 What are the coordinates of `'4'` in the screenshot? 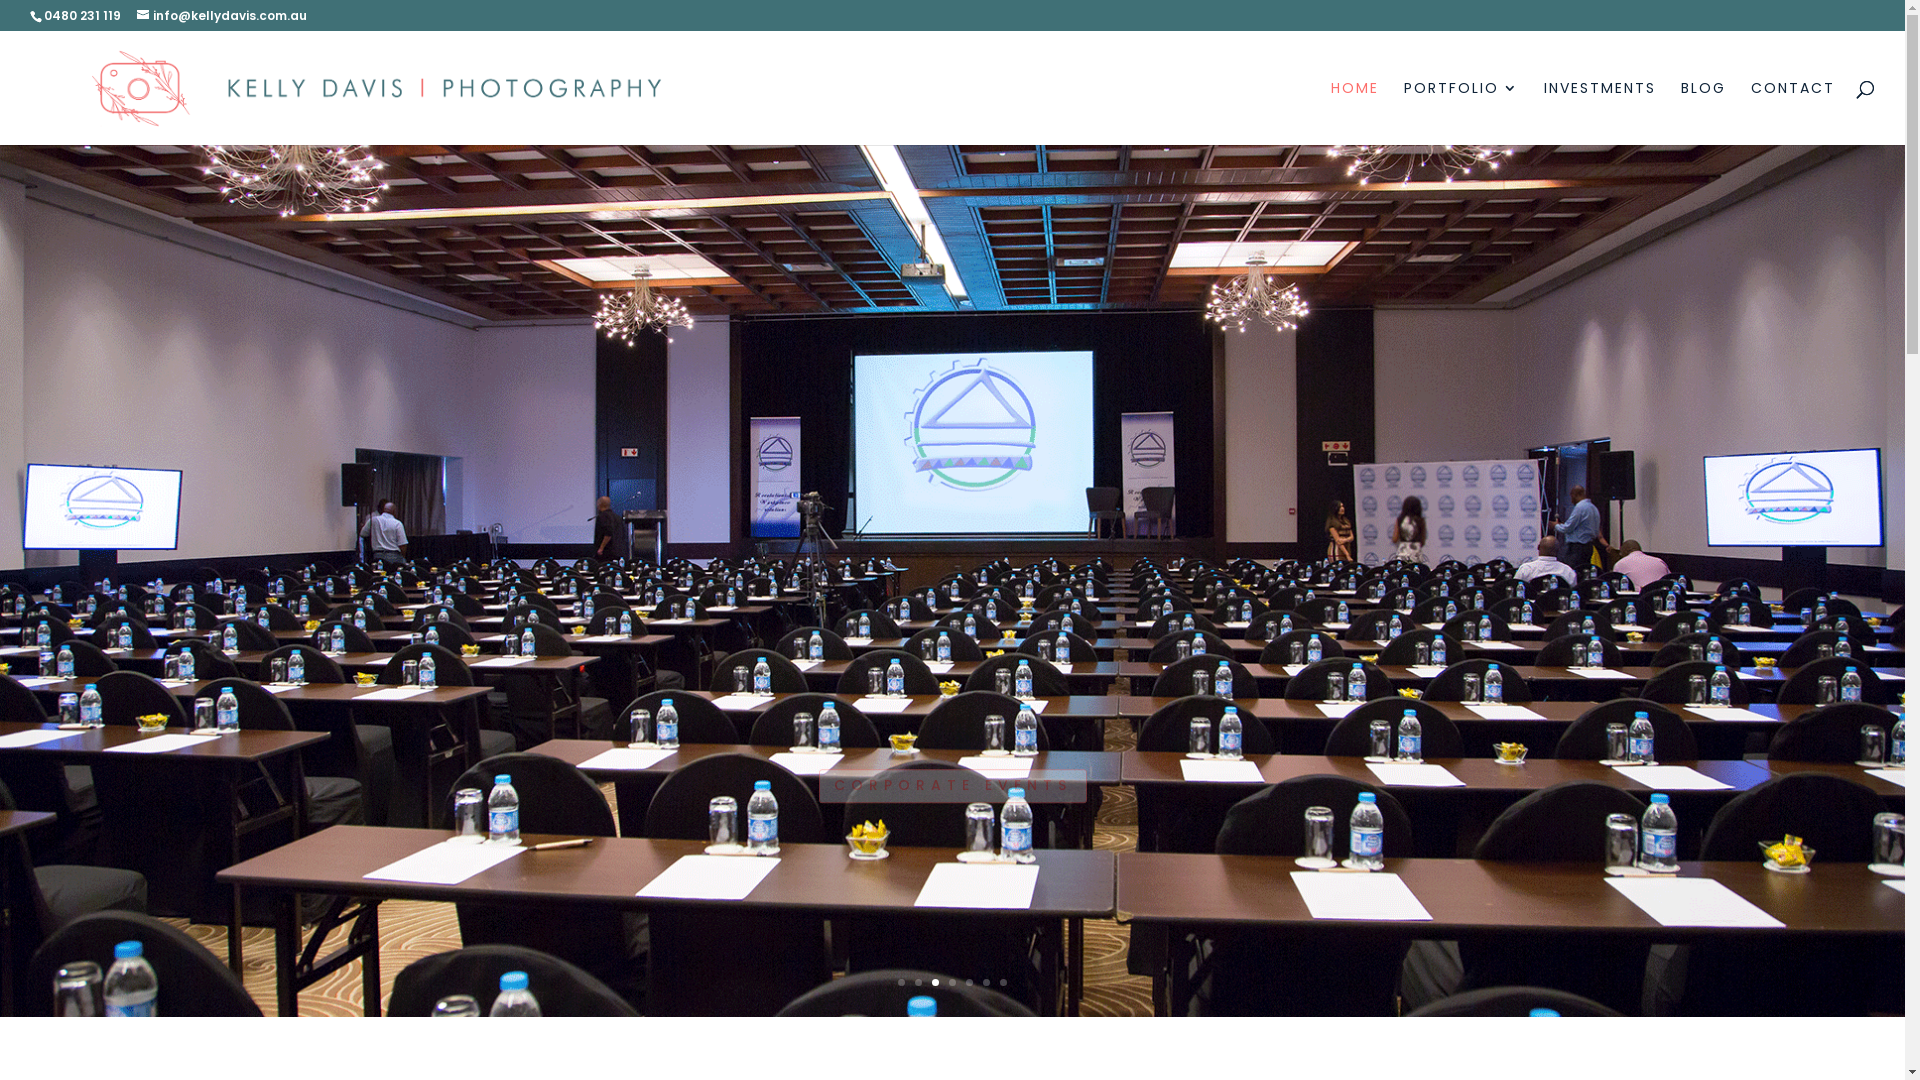 It's located at (951, 981).